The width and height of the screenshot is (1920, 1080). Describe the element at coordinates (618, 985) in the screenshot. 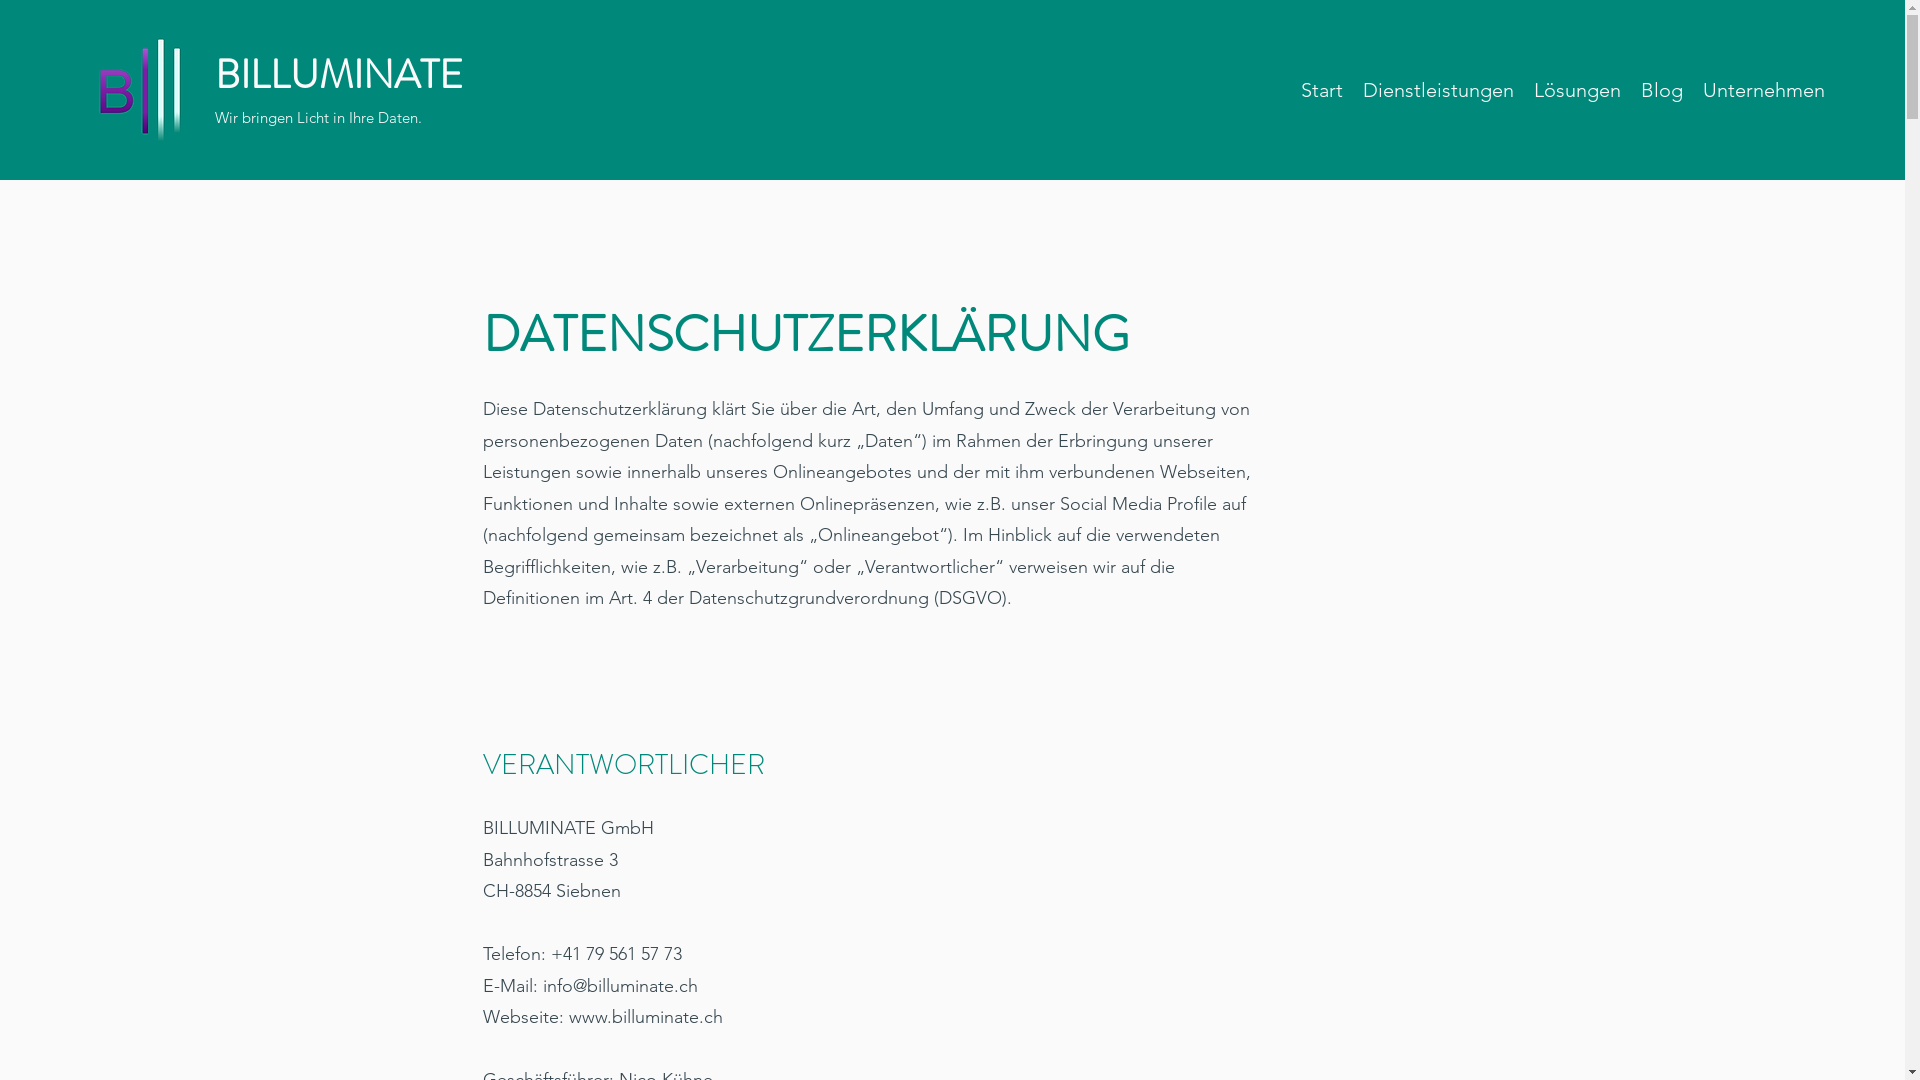

I see `'info@billuminate.ch'` at that location.